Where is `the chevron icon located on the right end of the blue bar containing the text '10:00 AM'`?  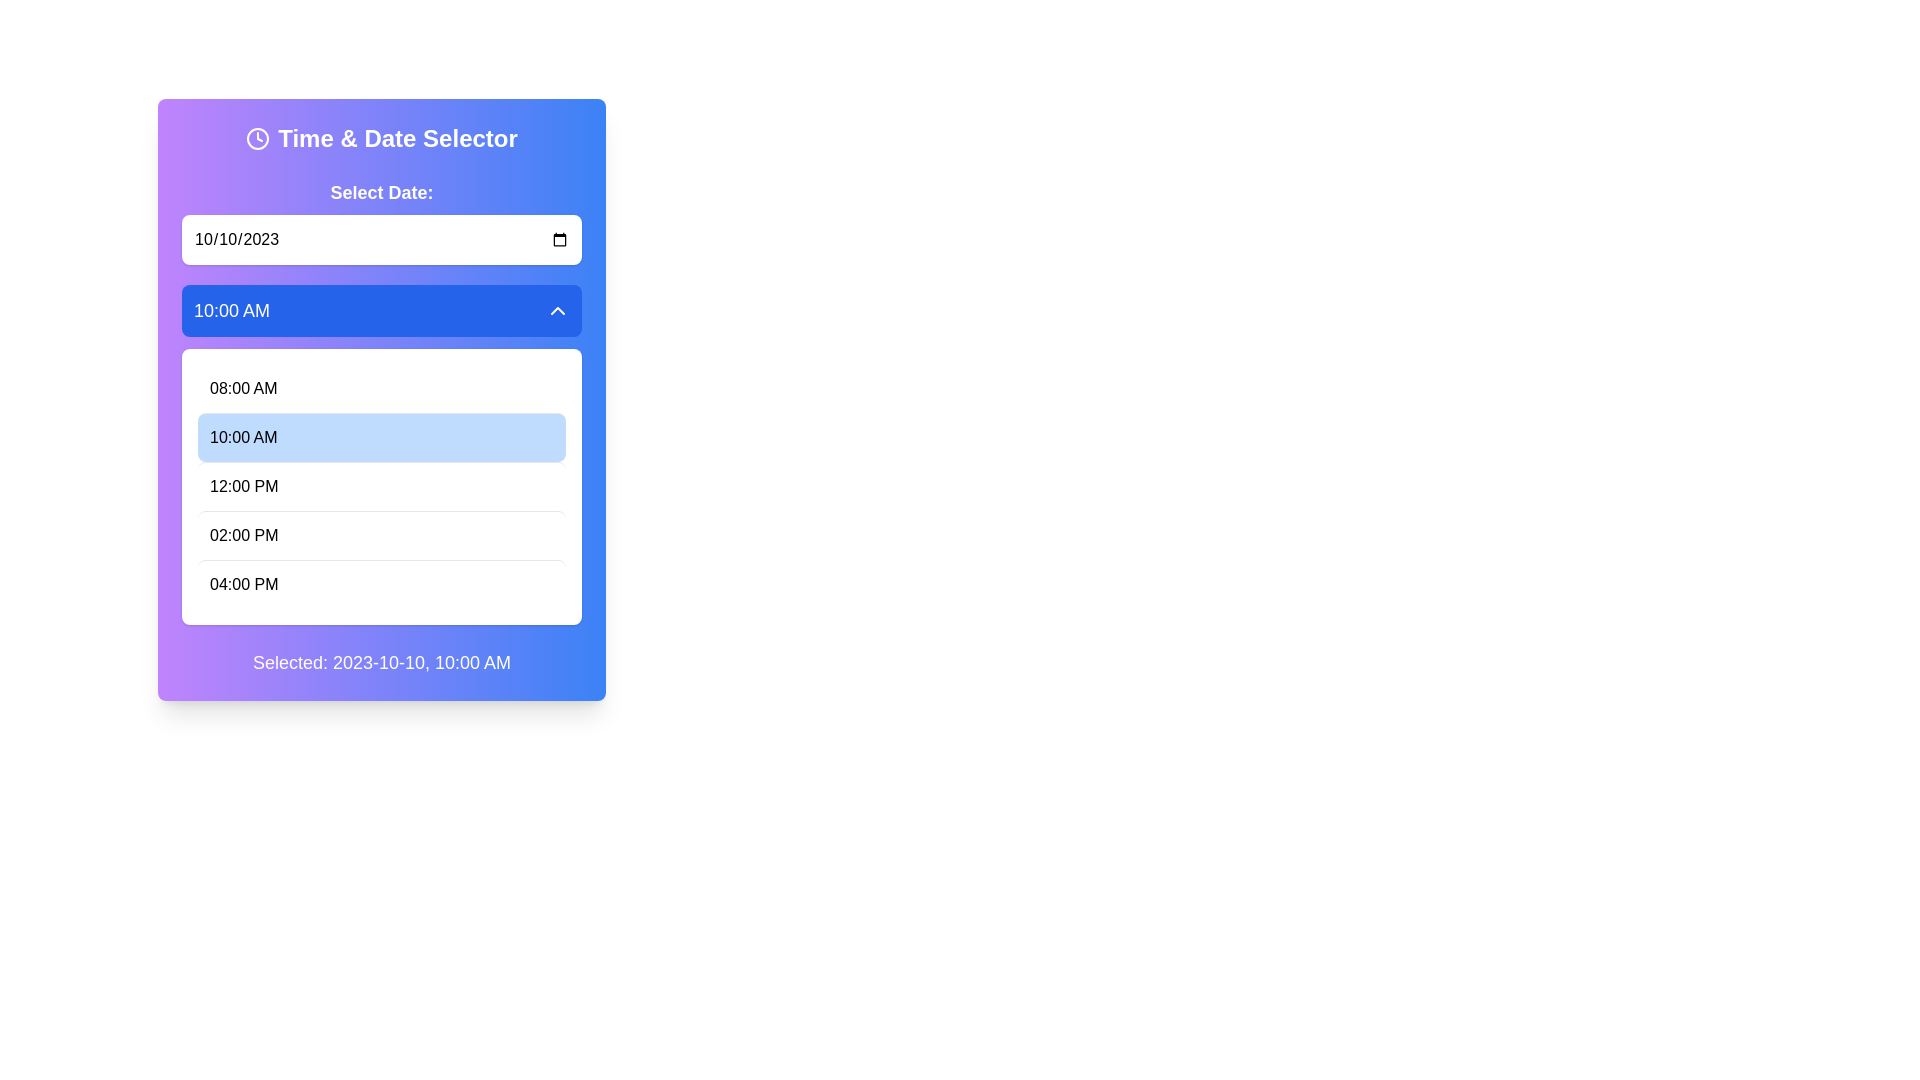
the chevron icon located on the right end of the blue bar containing the text '10:00 AM' is located at coordinates (557, 311).